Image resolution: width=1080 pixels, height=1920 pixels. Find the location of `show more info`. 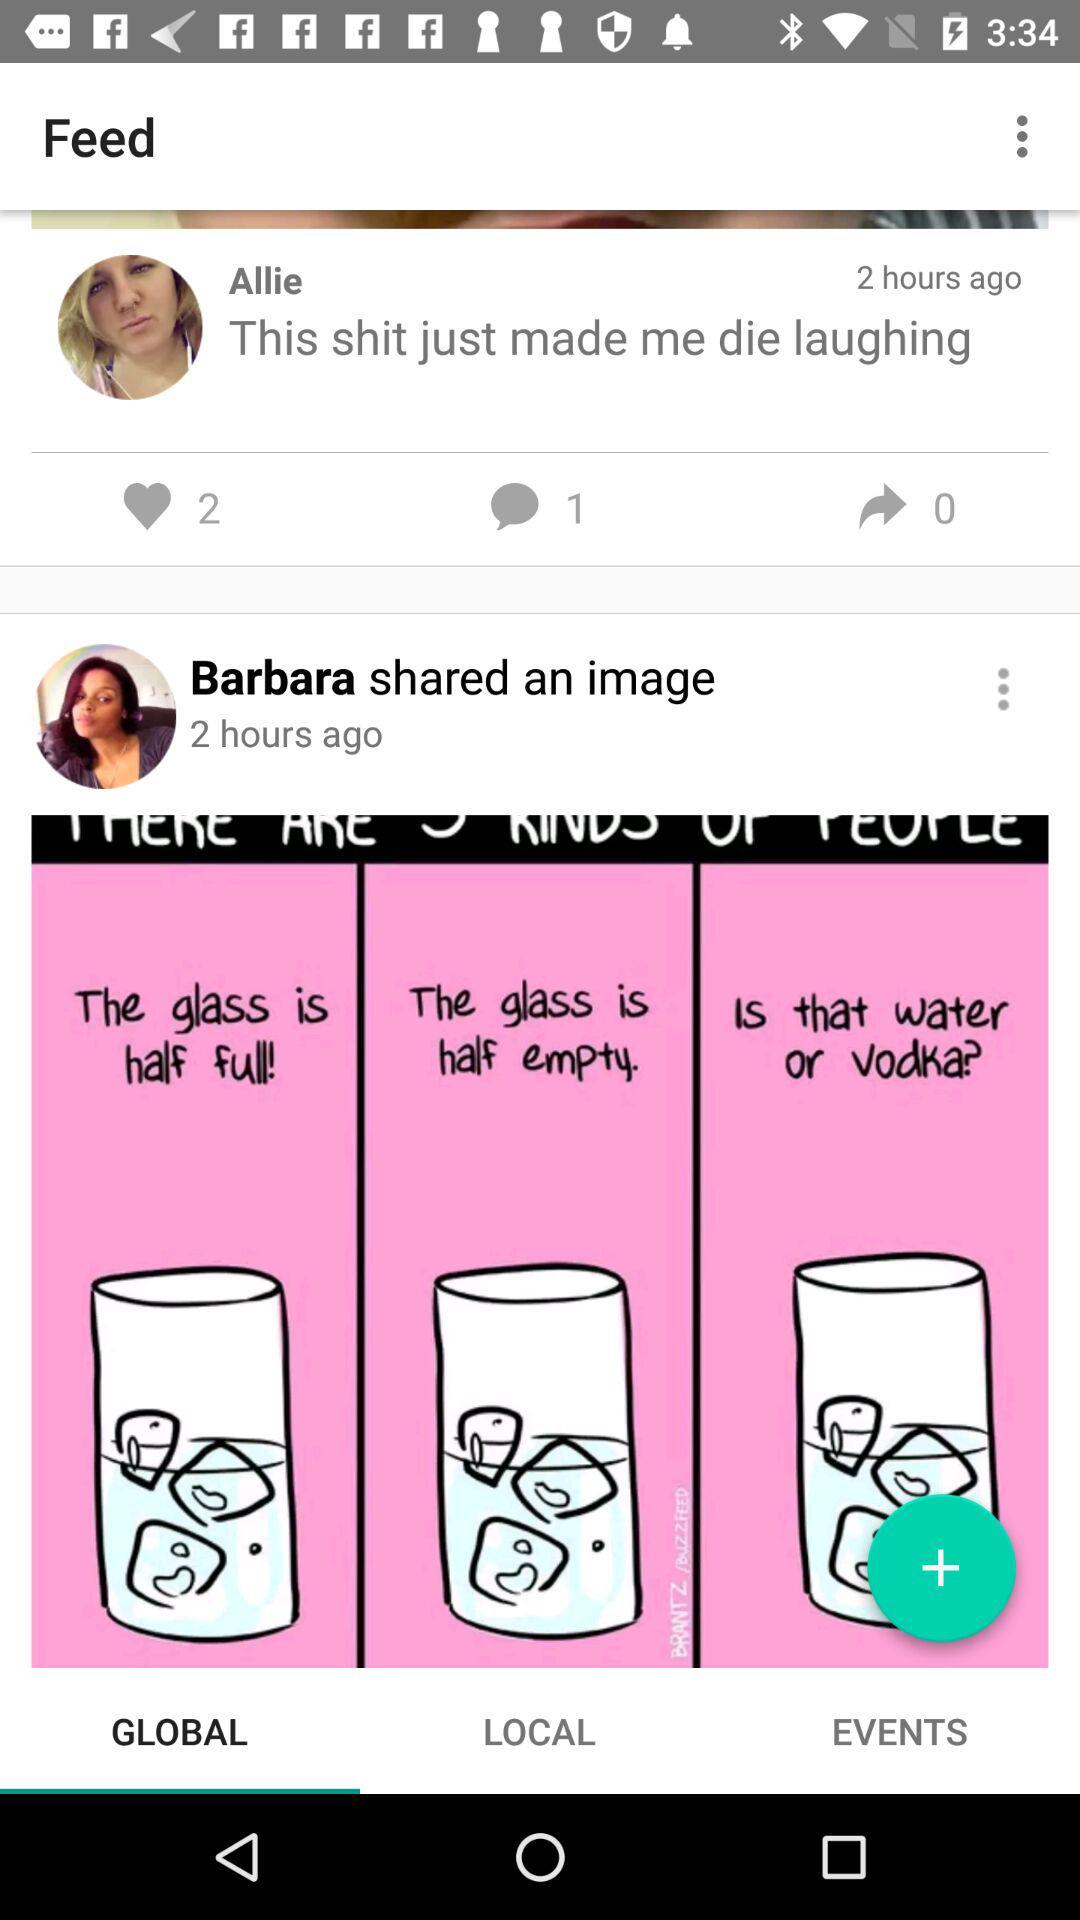

show more info is located at coordinates (1003, 689).